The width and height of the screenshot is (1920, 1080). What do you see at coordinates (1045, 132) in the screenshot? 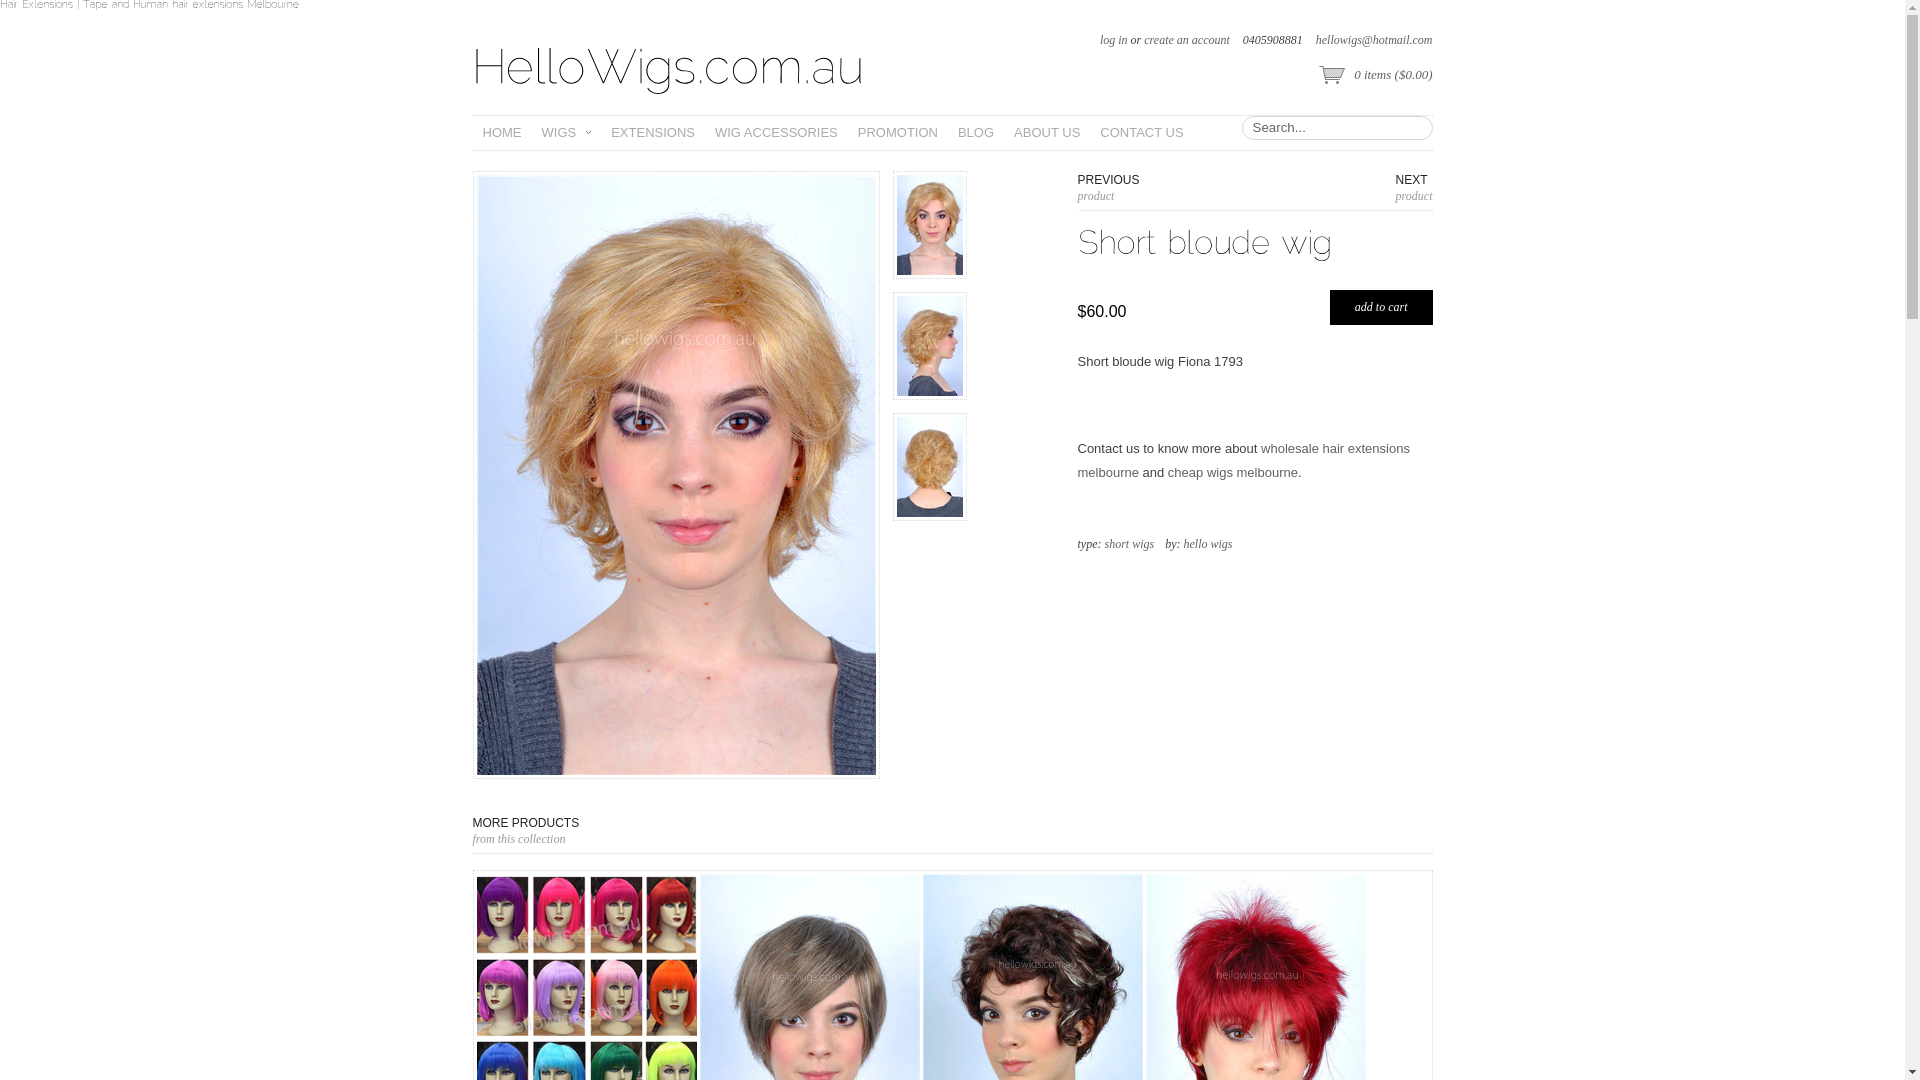
I see `'ABOUT US'` at bounding box center [1045, 132].